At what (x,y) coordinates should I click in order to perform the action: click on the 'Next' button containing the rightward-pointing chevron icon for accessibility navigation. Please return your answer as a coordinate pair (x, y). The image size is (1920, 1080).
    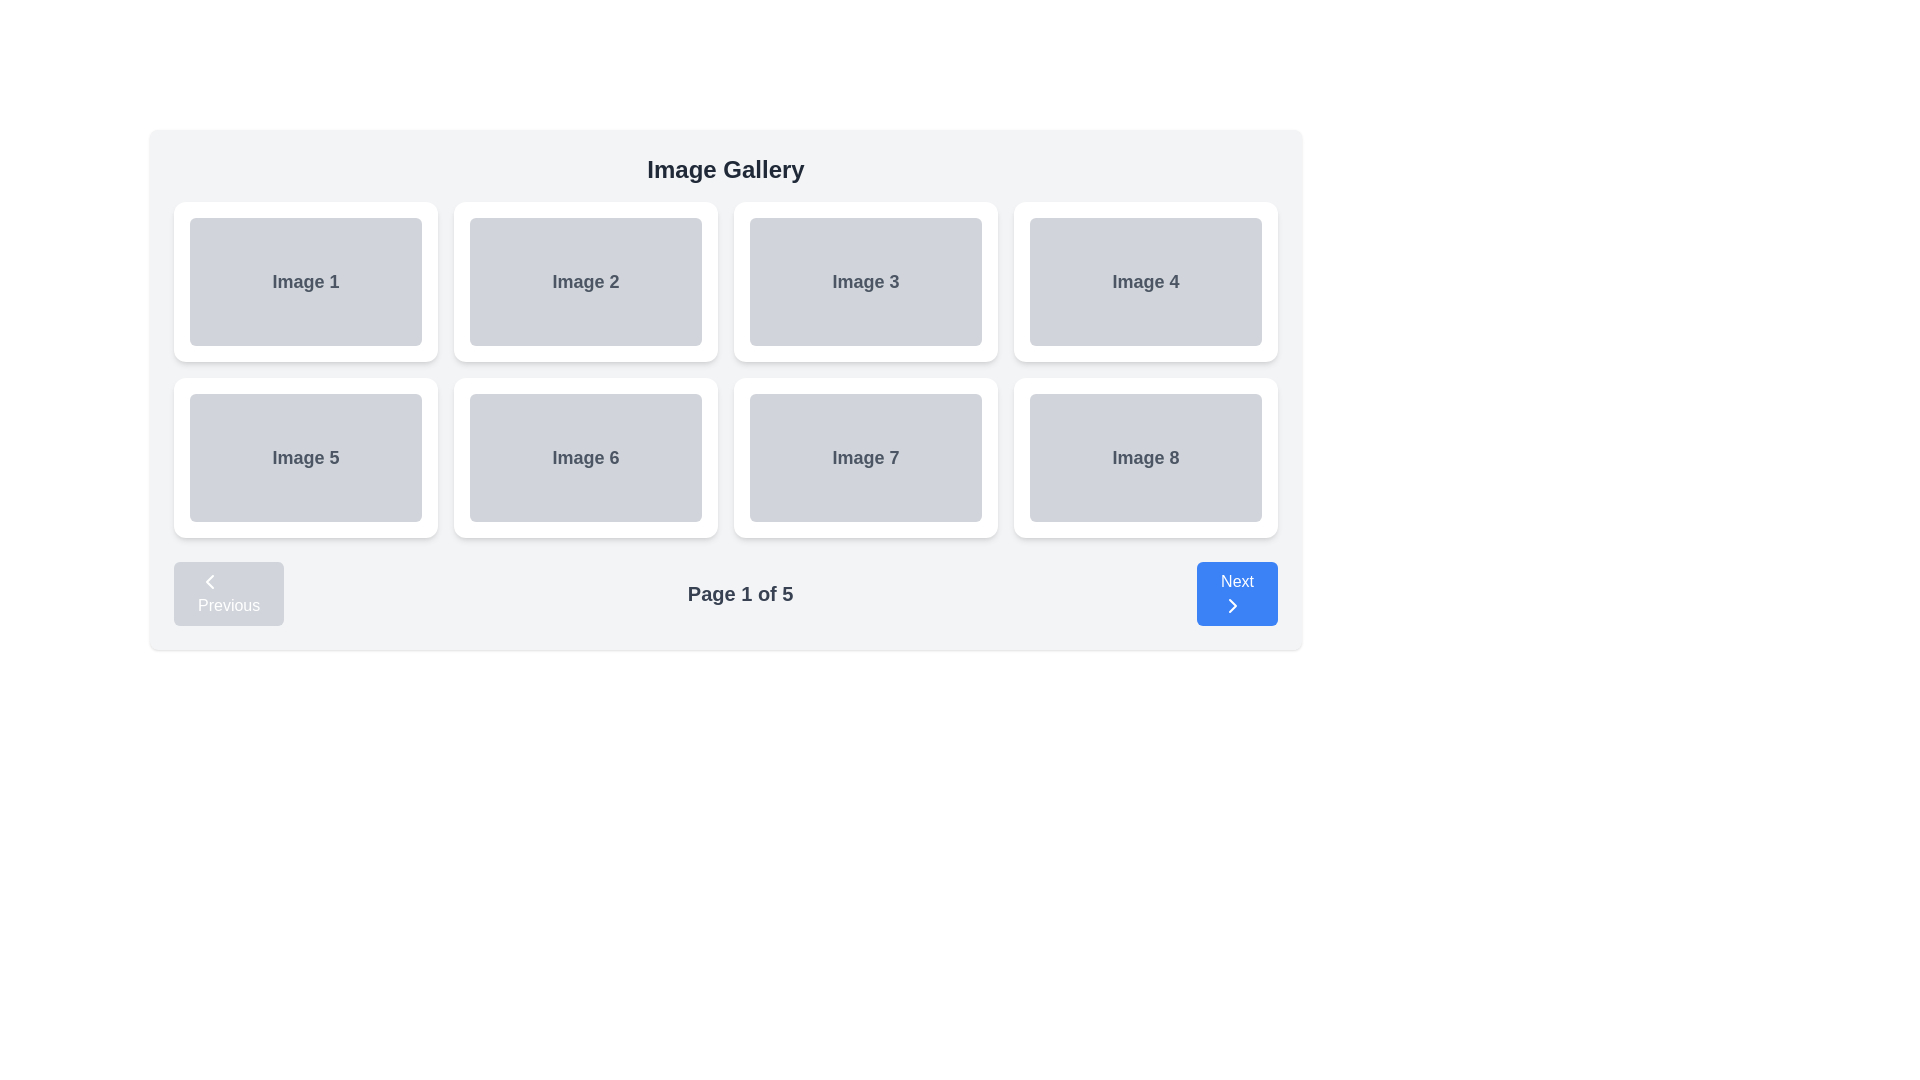
    Looking at the image, I should click on (1232, 604).